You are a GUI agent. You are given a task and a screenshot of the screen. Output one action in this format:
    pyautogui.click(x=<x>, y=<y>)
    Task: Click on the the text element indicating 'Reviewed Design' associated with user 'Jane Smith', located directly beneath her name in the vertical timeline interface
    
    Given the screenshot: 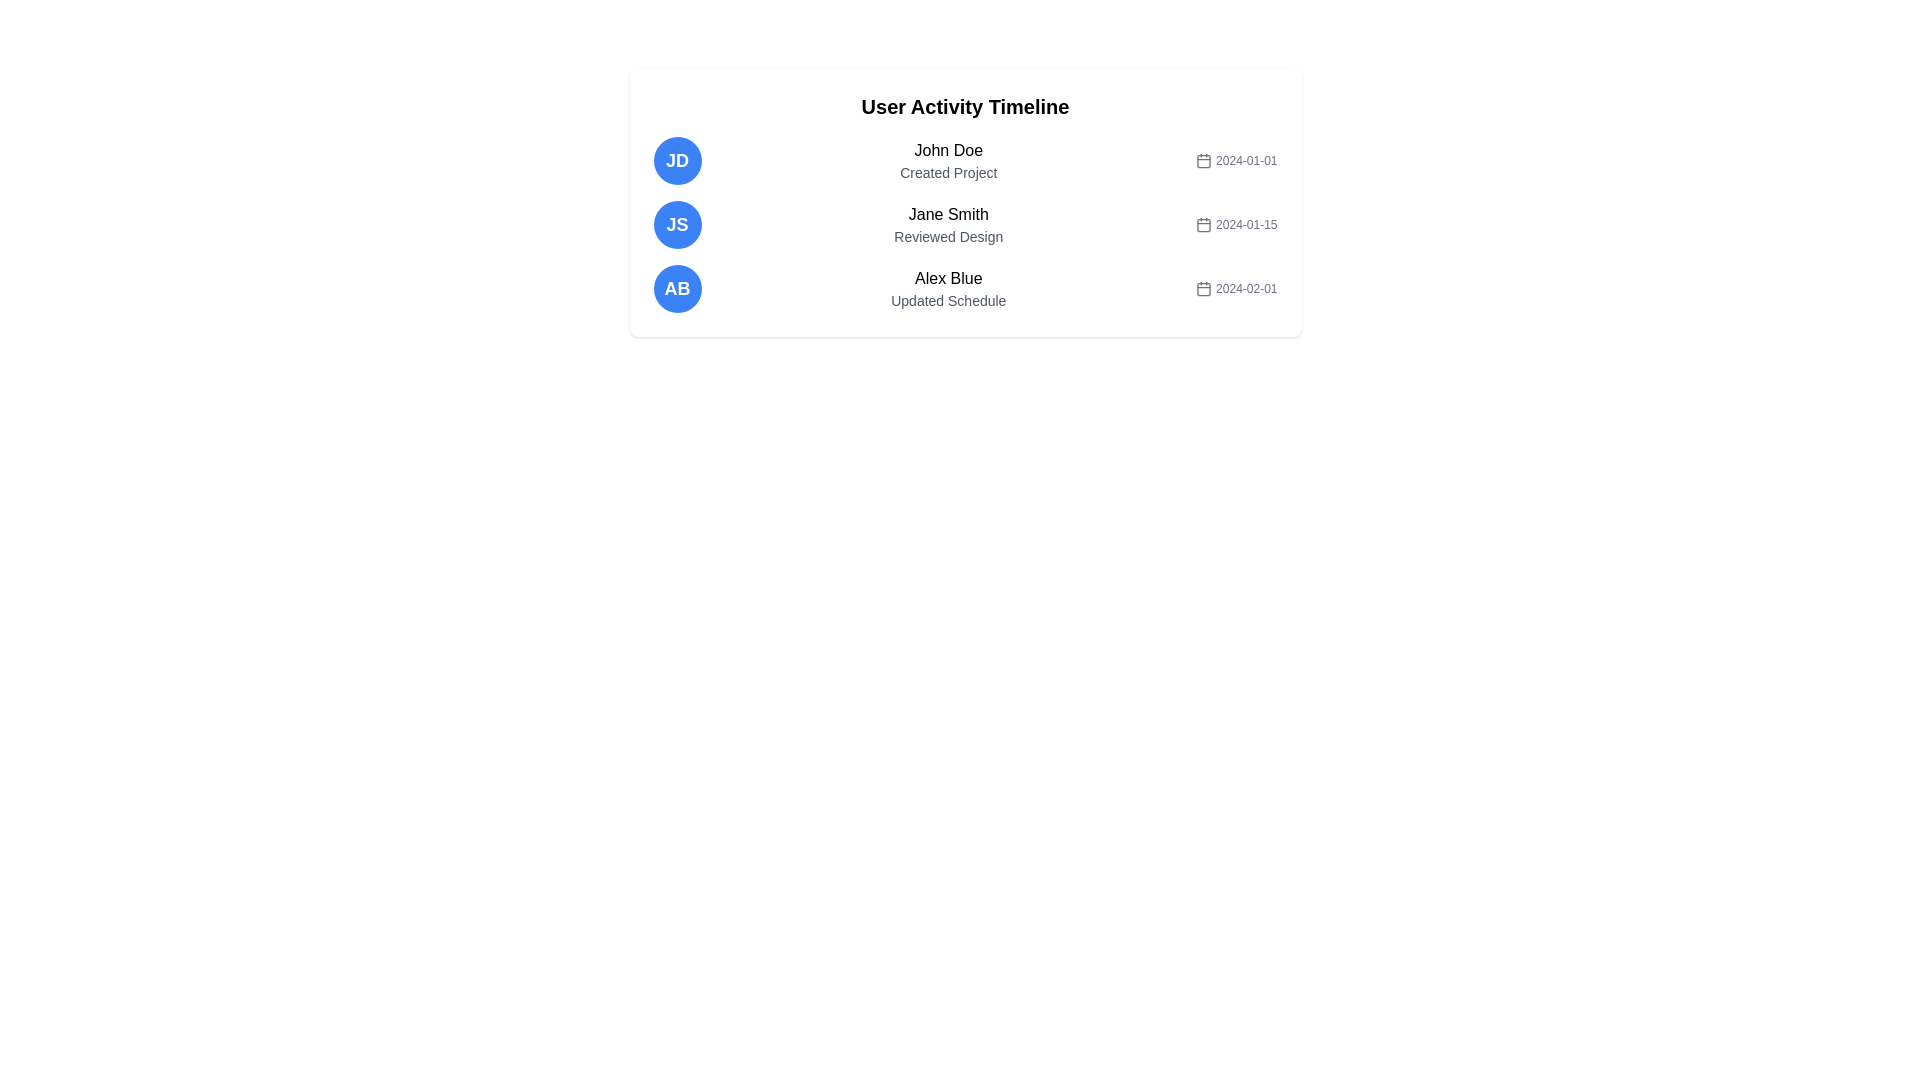 What is the action you would take?
    pyautogui.click(x=947, y=235)
    